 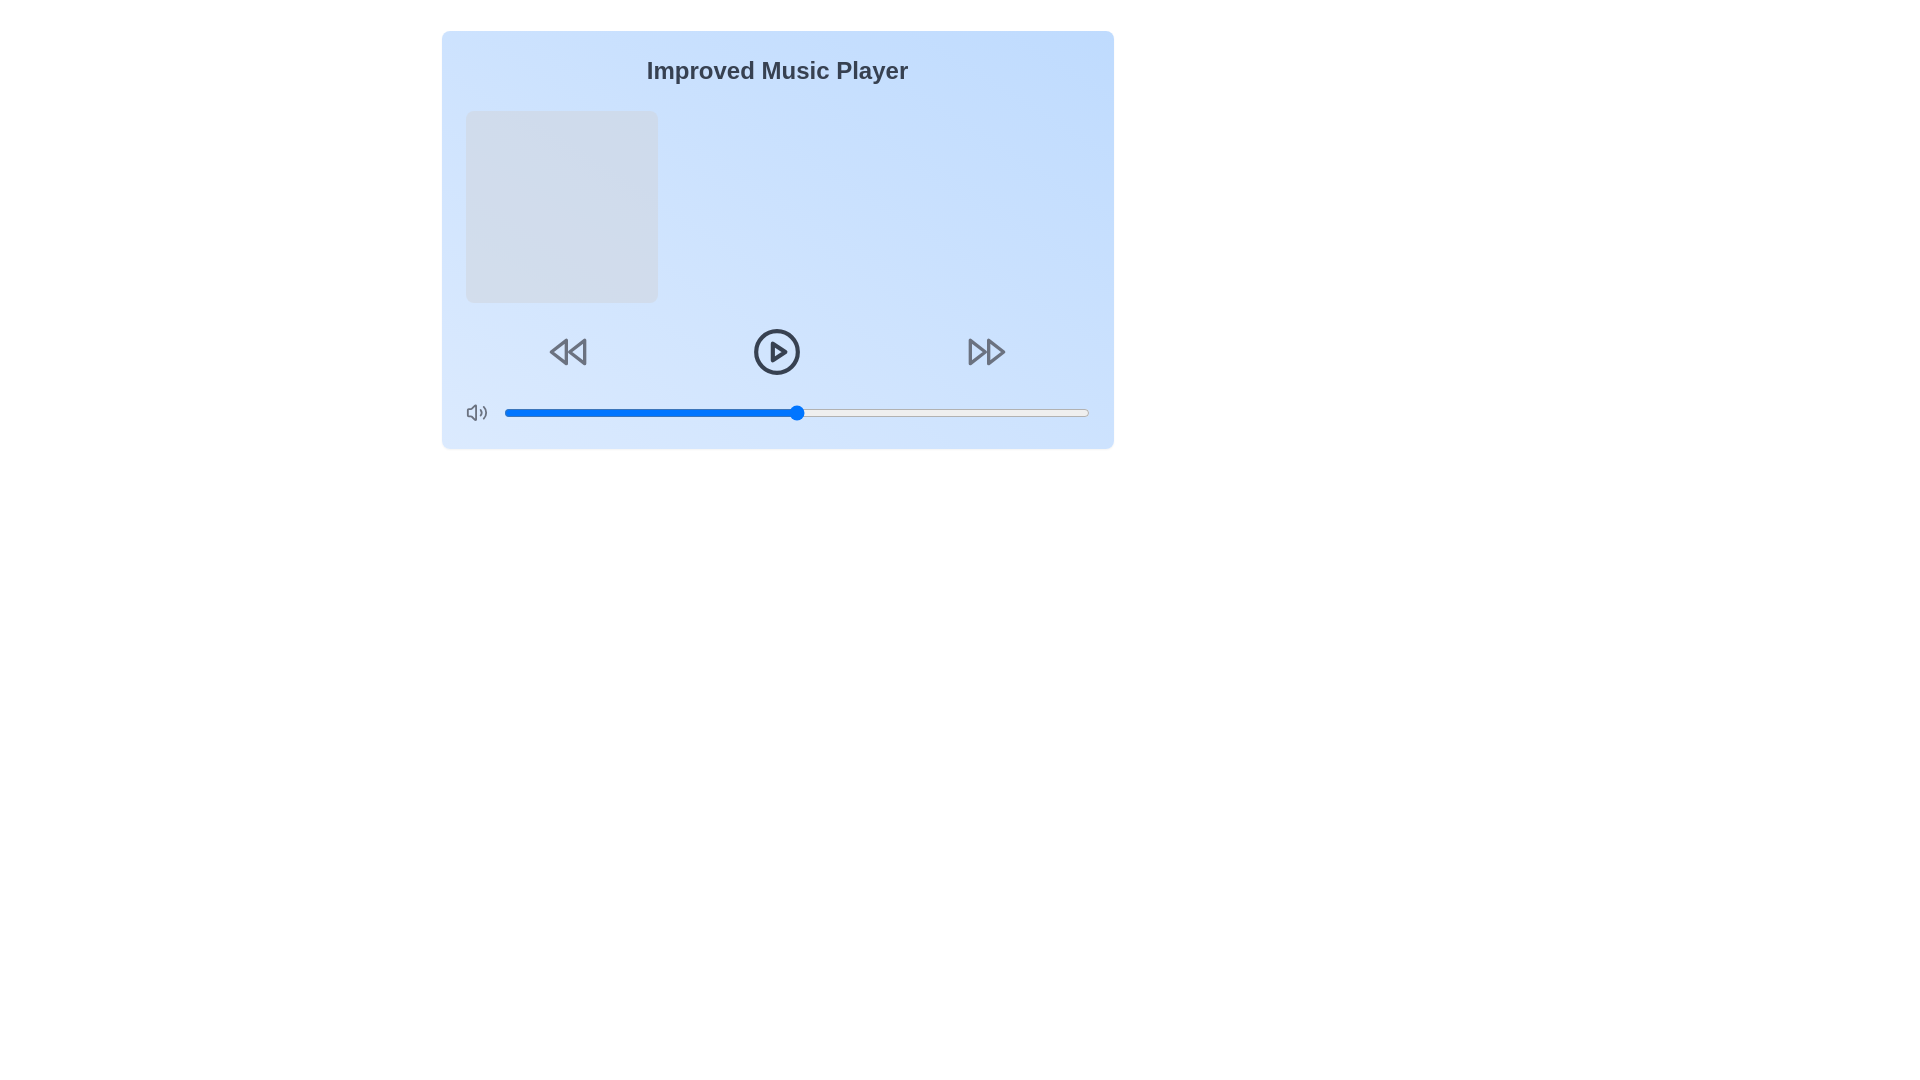 What do you see at coordinates (475, 411) in the screenshot?
I see `the volume control icon that serves as a visual indicator for toggling mute functionality` at bounding box center [475, 411].